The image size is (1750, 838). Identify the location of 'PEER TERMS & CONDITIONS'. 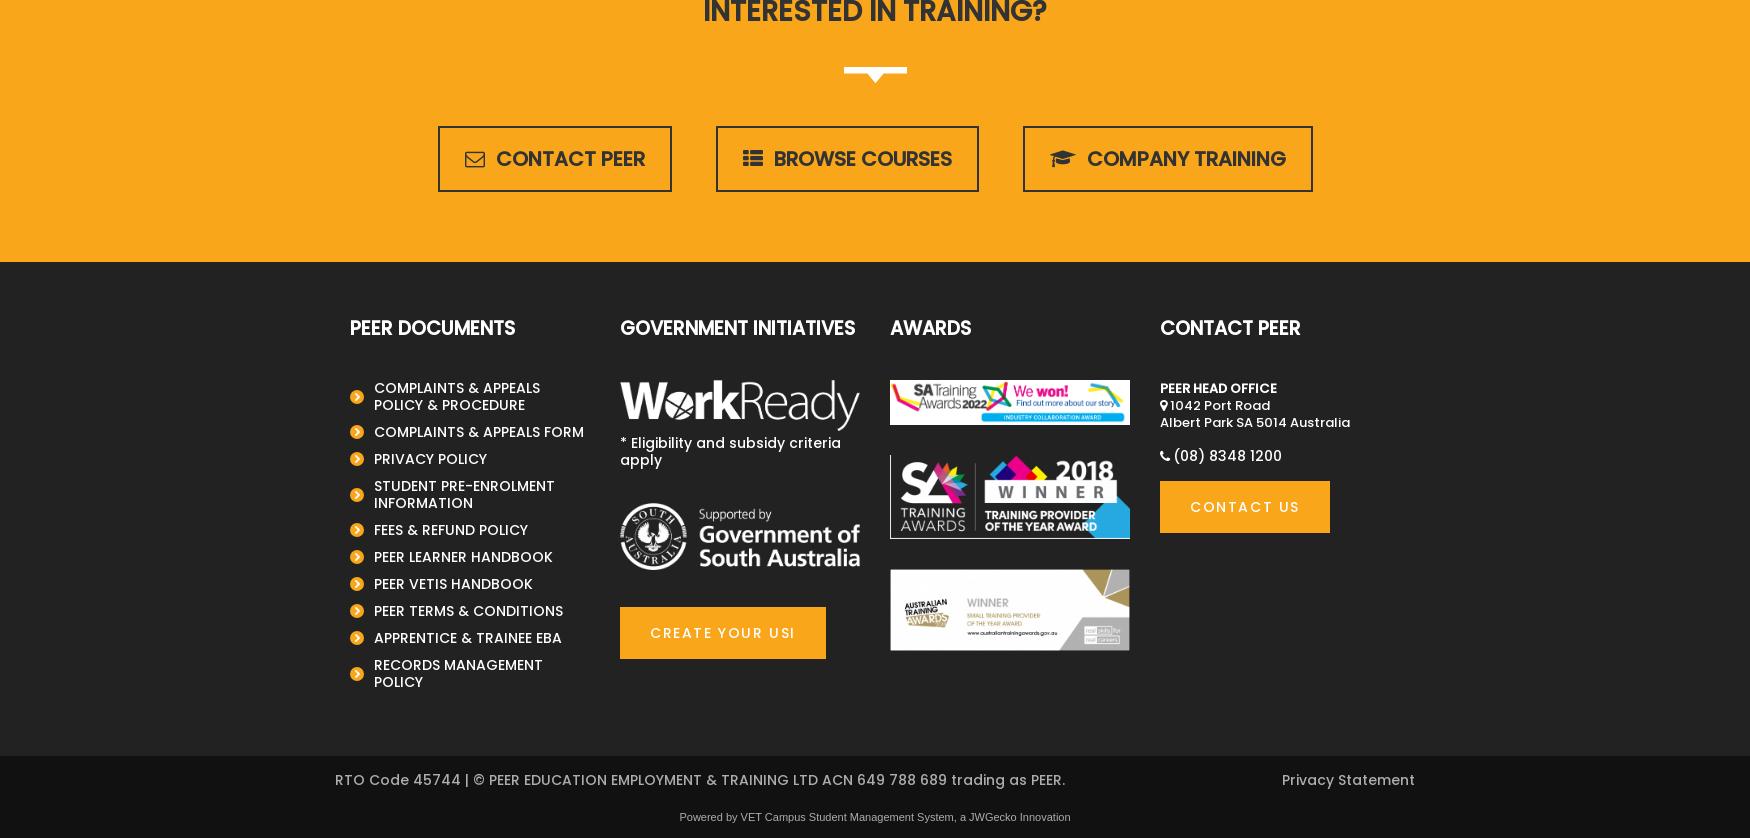
(373, 609).